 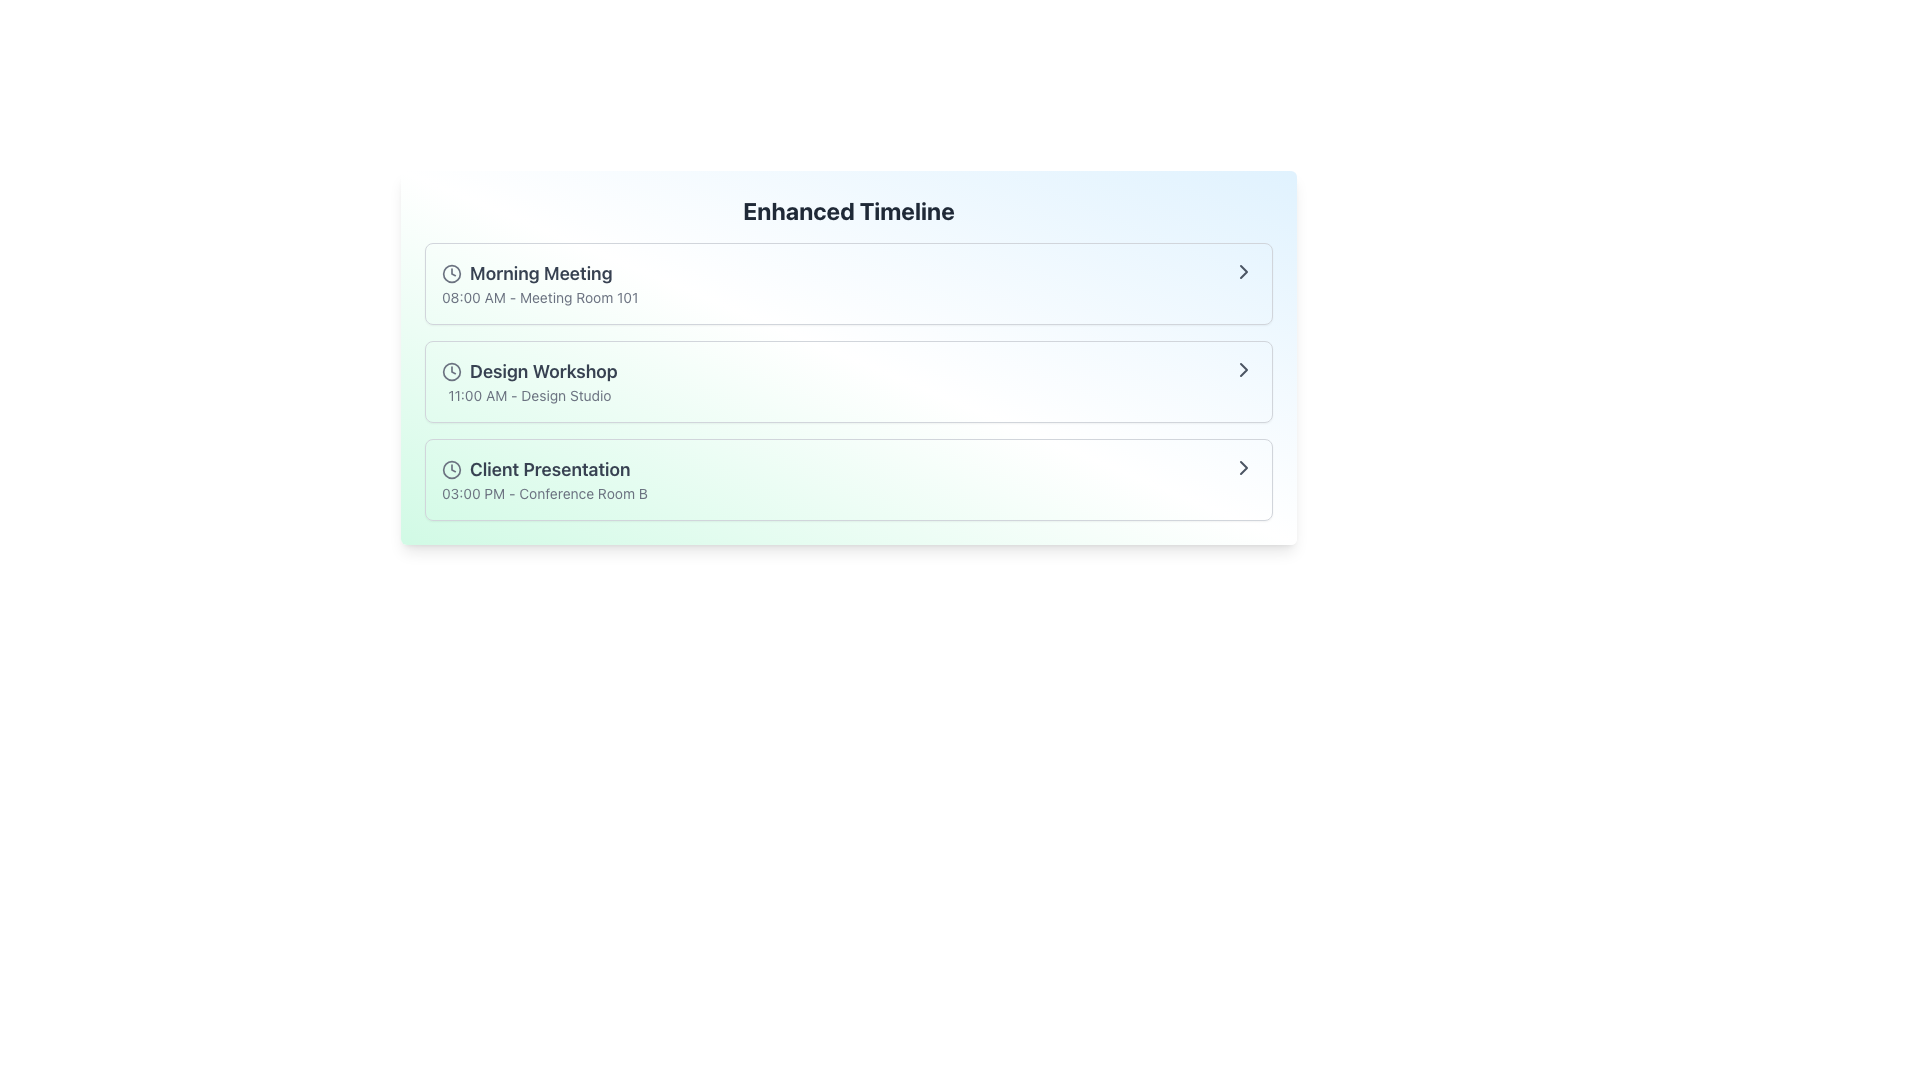 I want to click on the second item in the timeline interface that provides scheduling information about the 'Design Workshop' event, so click(x=529, y=381).